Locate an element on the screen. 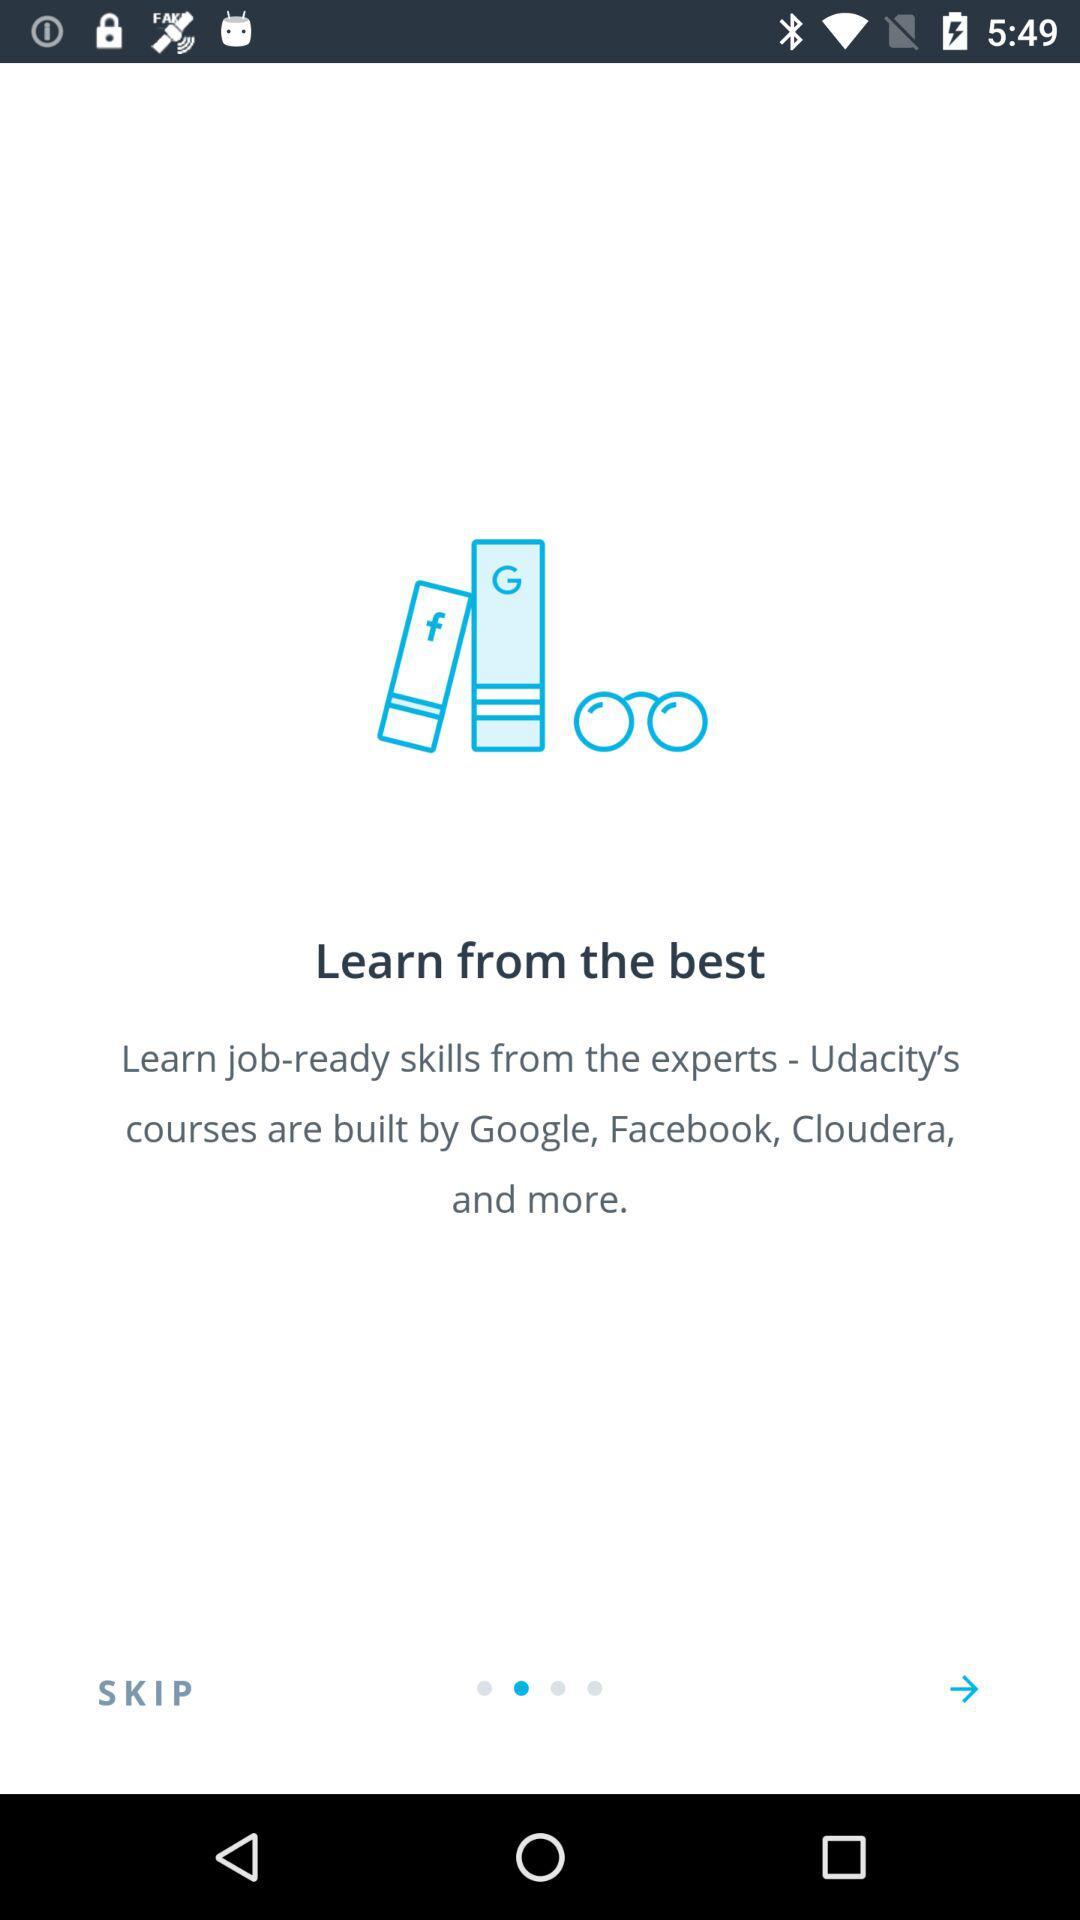 The height and width of the screenshot is (1920, 1080). skip is located at coordinates (144, 1688).